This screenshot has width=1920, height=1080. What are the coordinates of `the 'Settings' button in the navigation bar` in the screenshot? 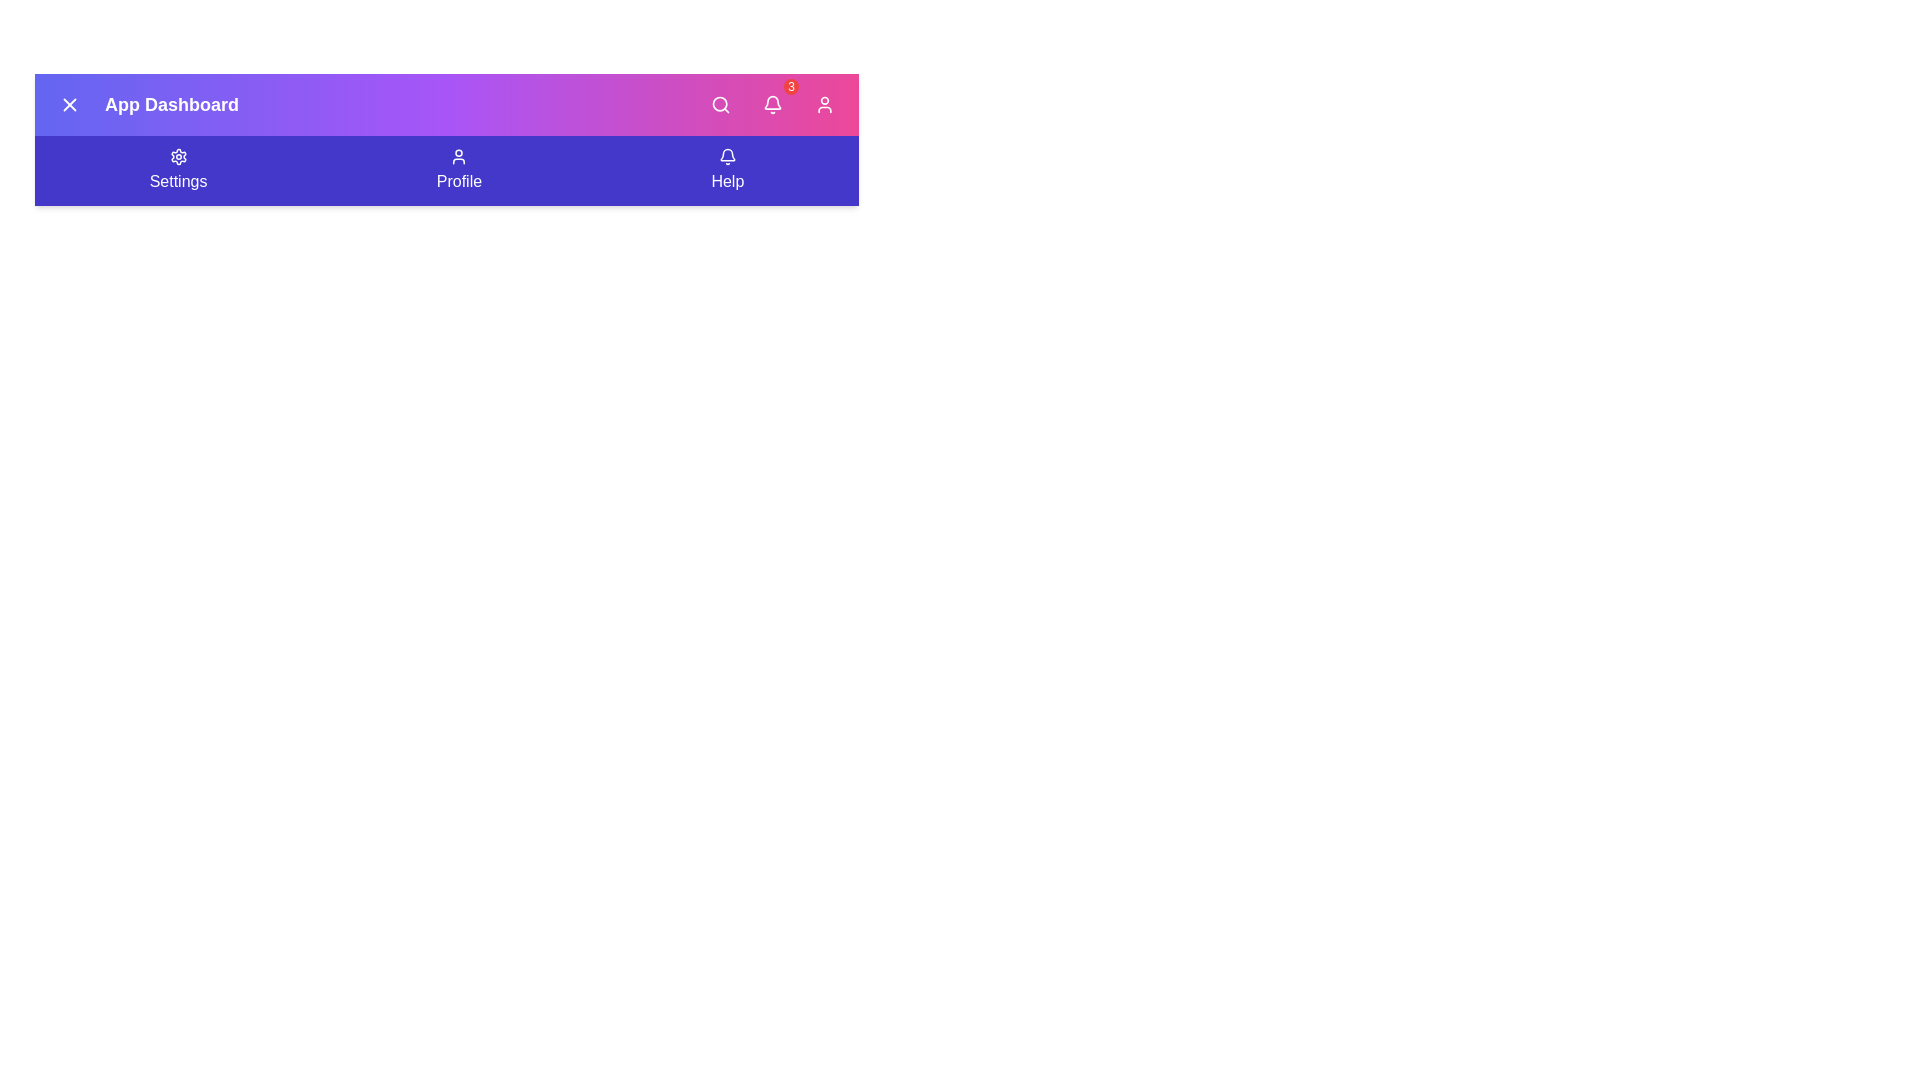 It's located at (177, 169).